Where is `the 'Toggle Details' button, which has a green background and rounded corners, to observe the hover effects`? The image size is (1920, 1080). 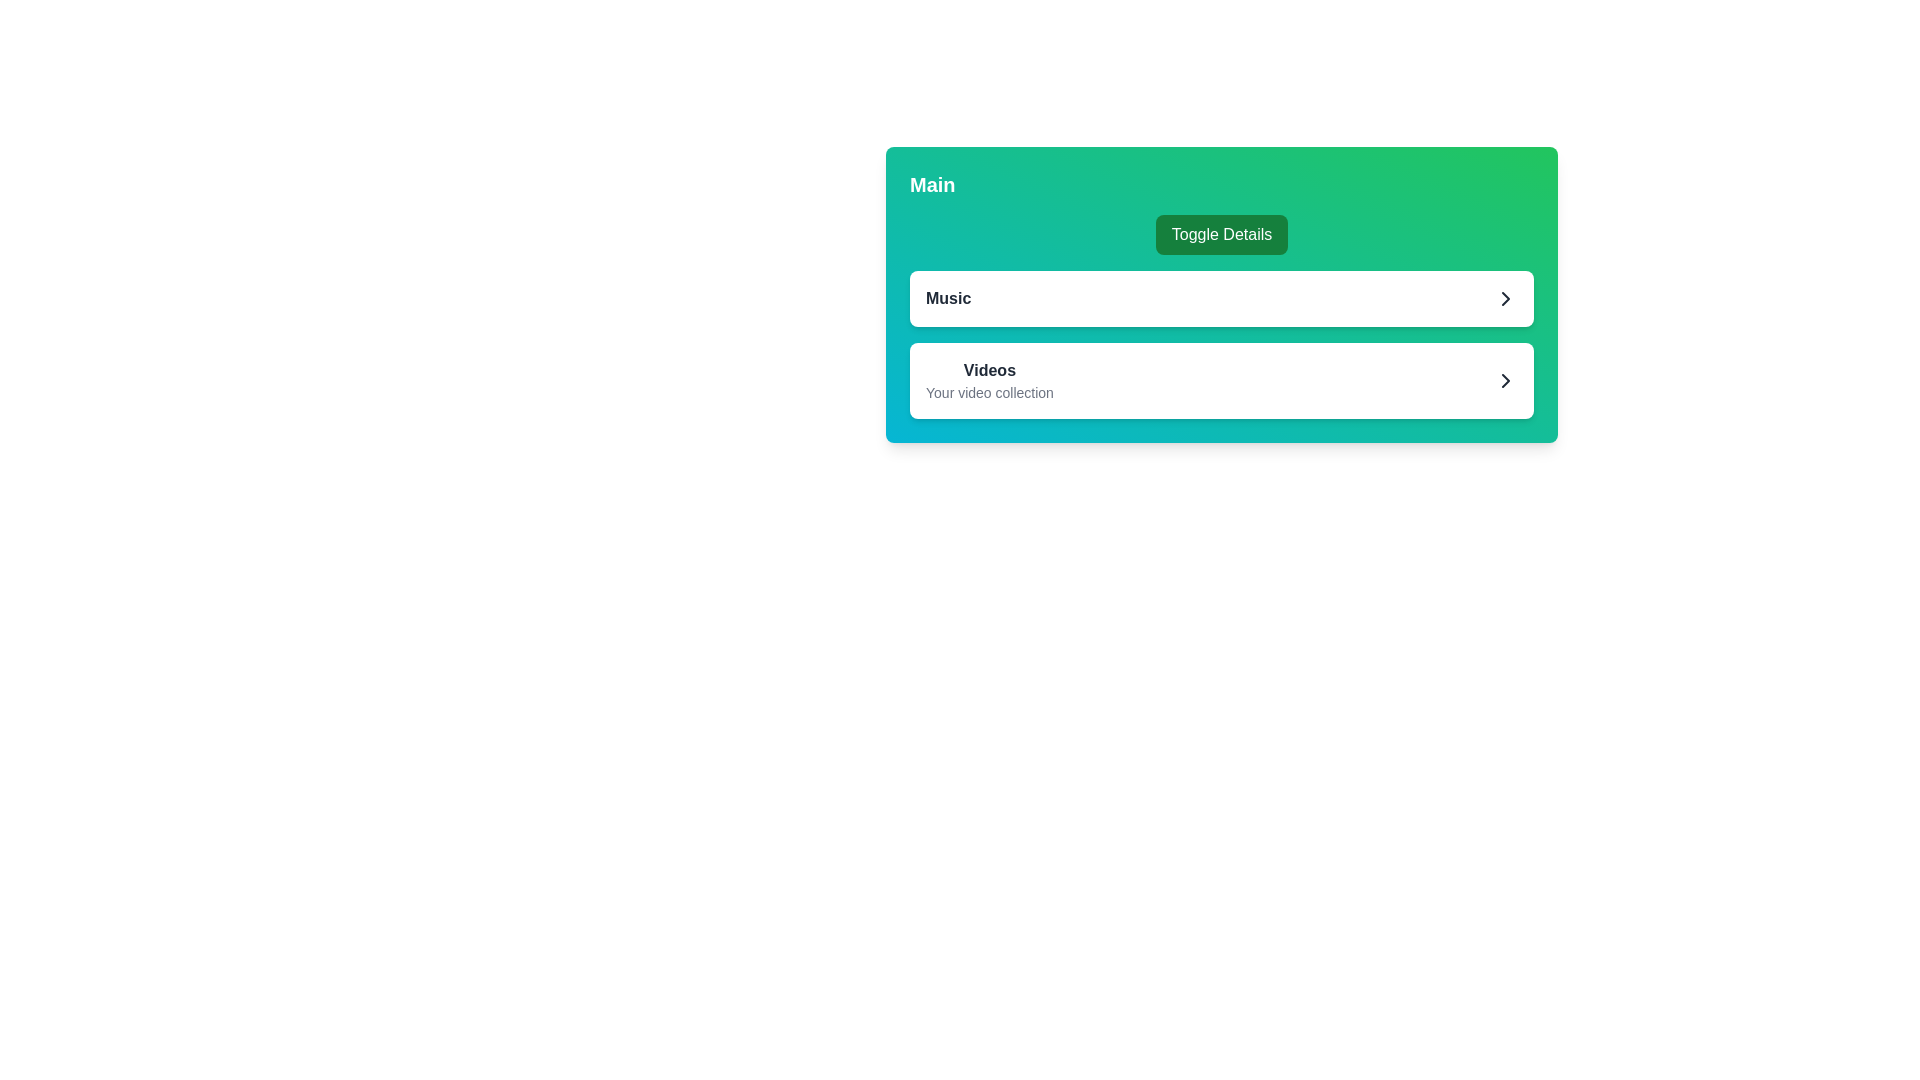
the 'Toggle Details' button, which has a green background and rounded corners, to observe the hover effects is located at coordinates (1221, 234).